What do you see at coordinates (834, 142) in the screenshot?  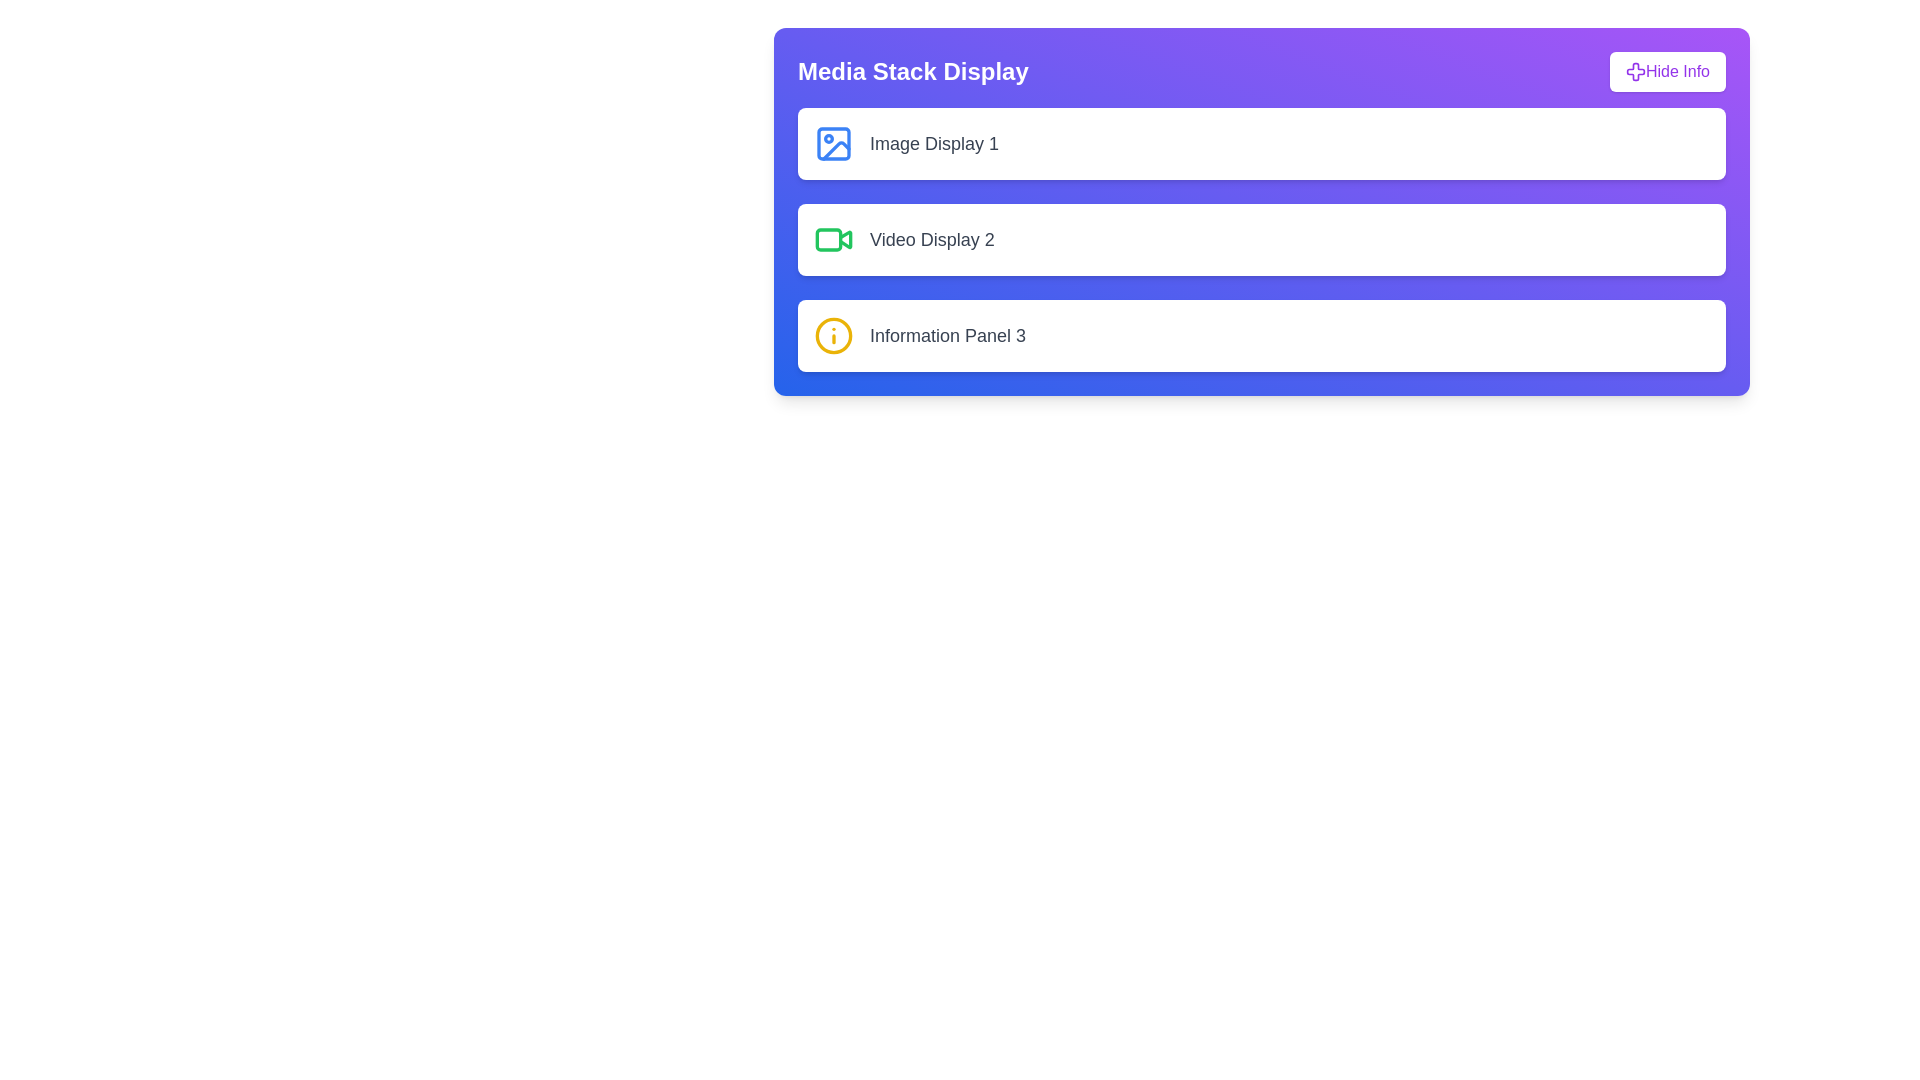 I see `the visual icon representing the image or gallery, which is located at the far left of the first row preceding the label 'Image Display 1'` at bounding box center [834, 142].